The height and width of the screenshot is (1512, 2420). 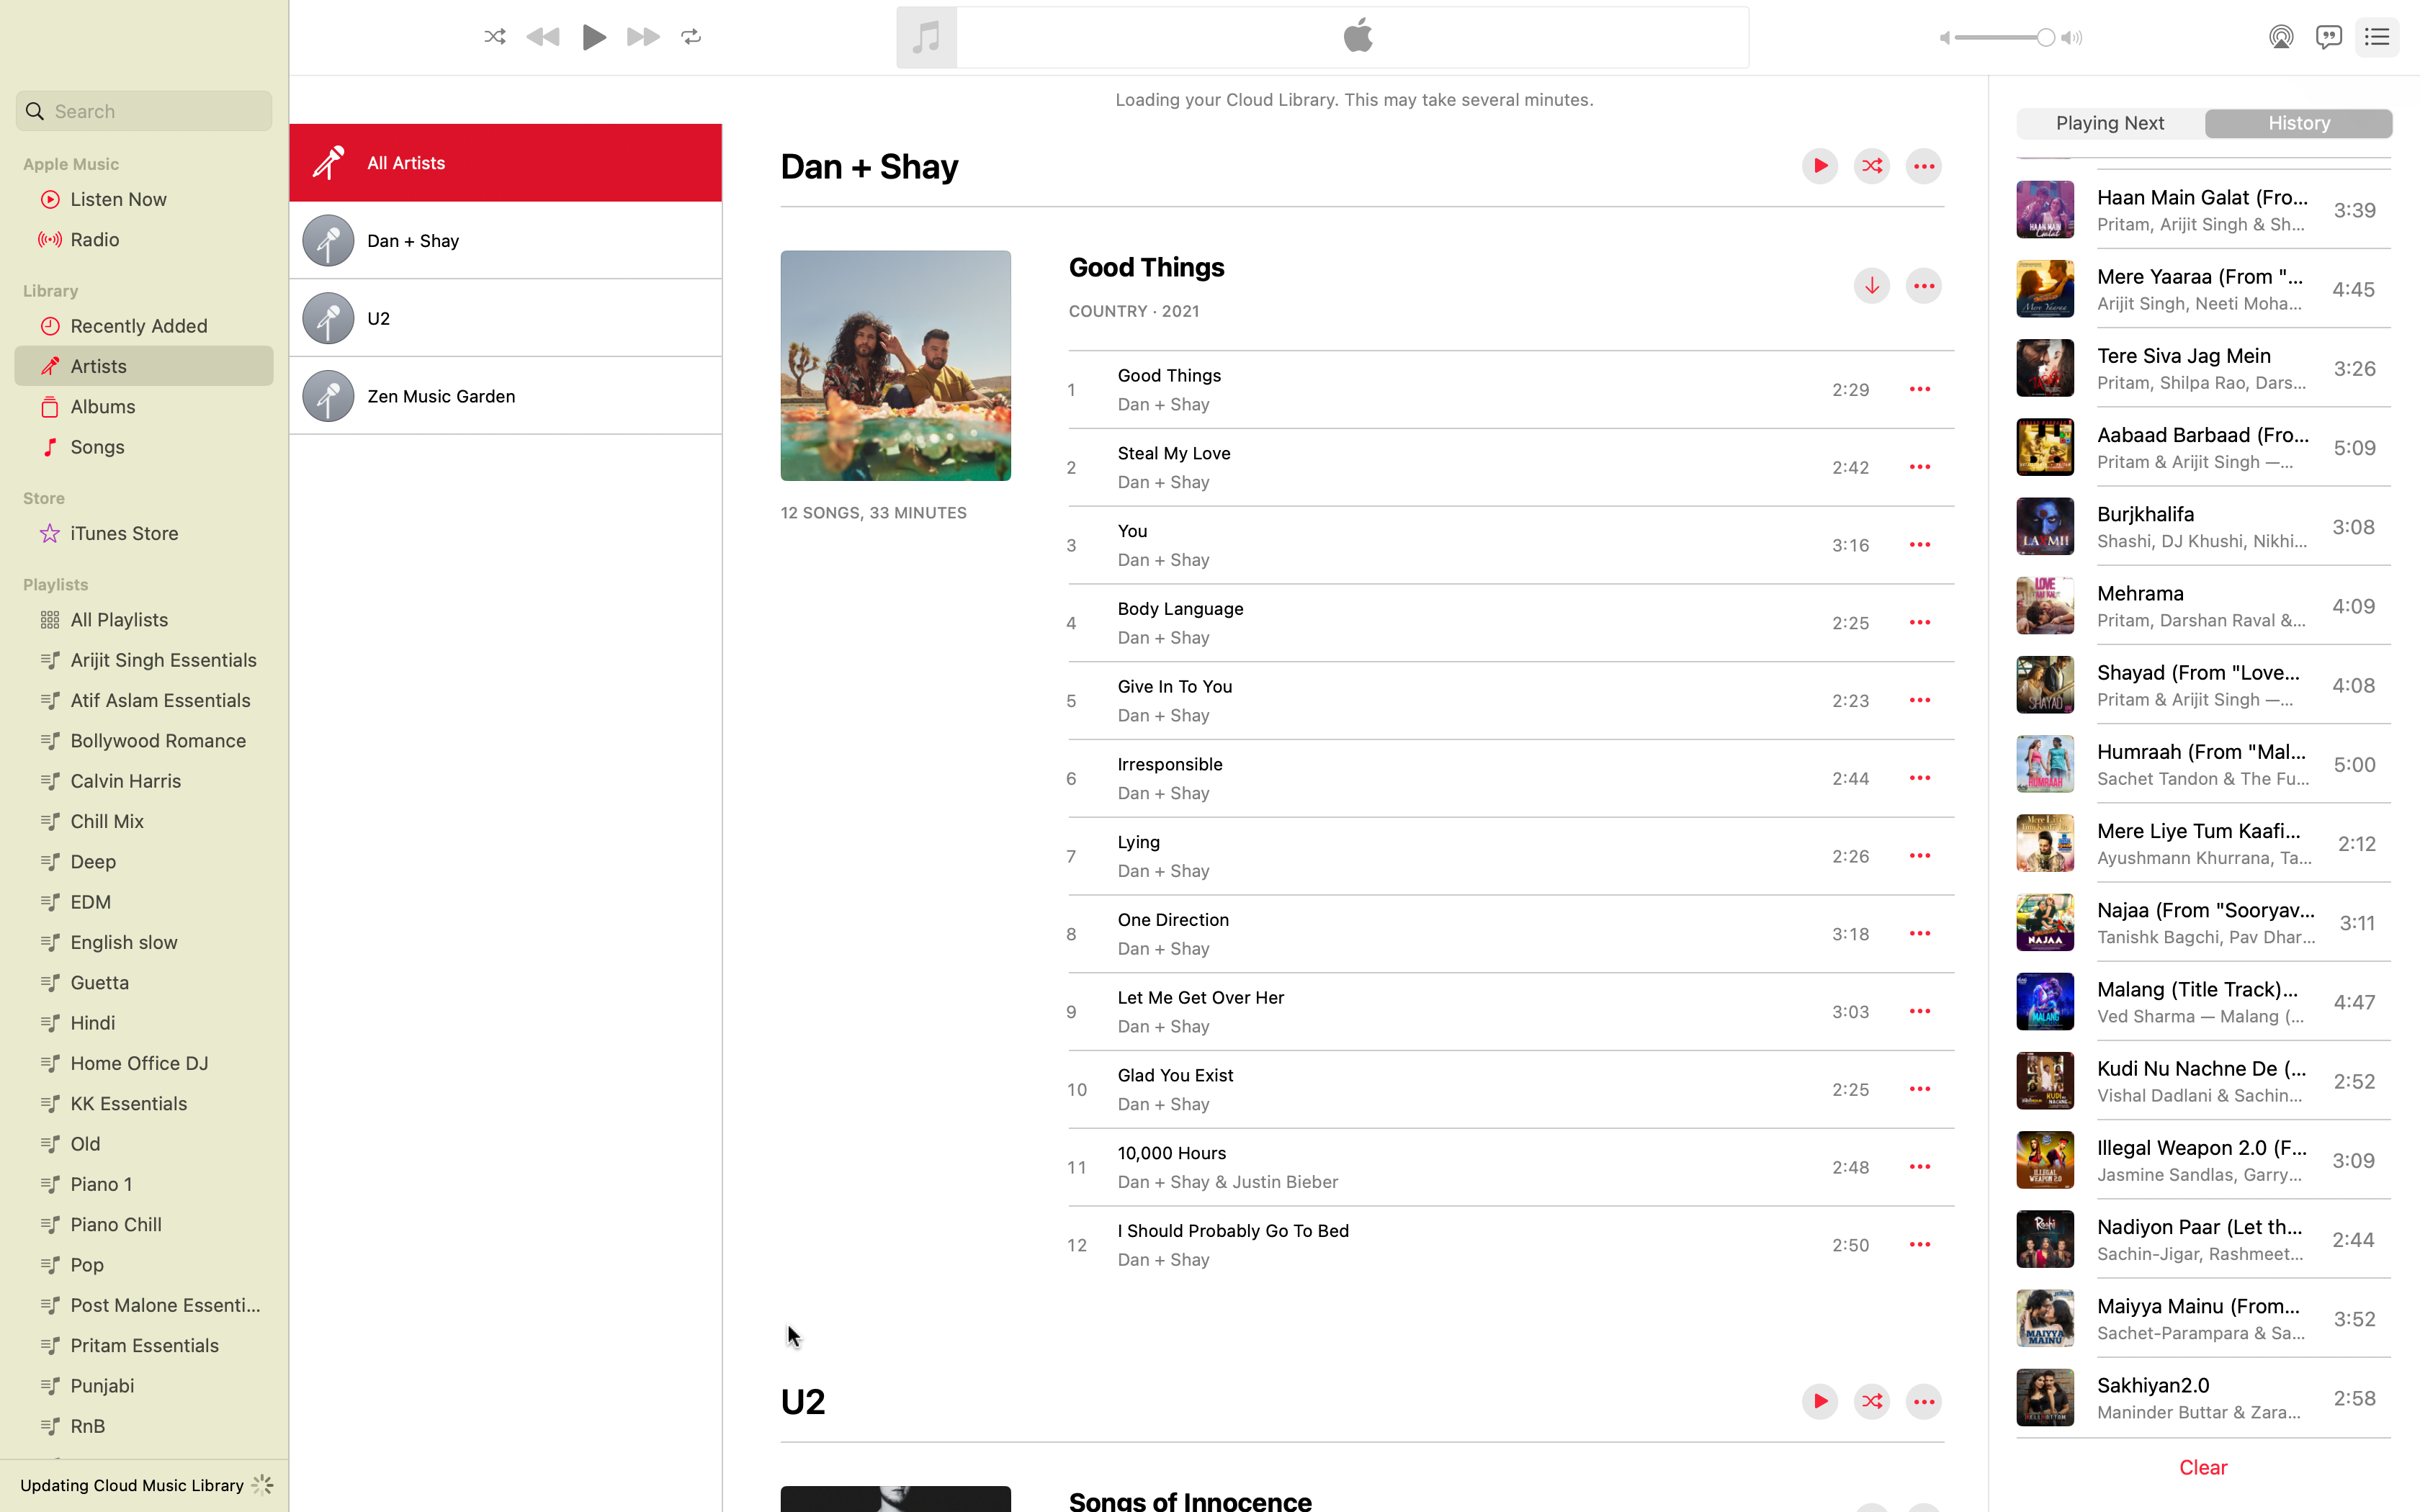 I want to click on play the song "1000 hours" later using more options button, so click(x=1919, y=1166).